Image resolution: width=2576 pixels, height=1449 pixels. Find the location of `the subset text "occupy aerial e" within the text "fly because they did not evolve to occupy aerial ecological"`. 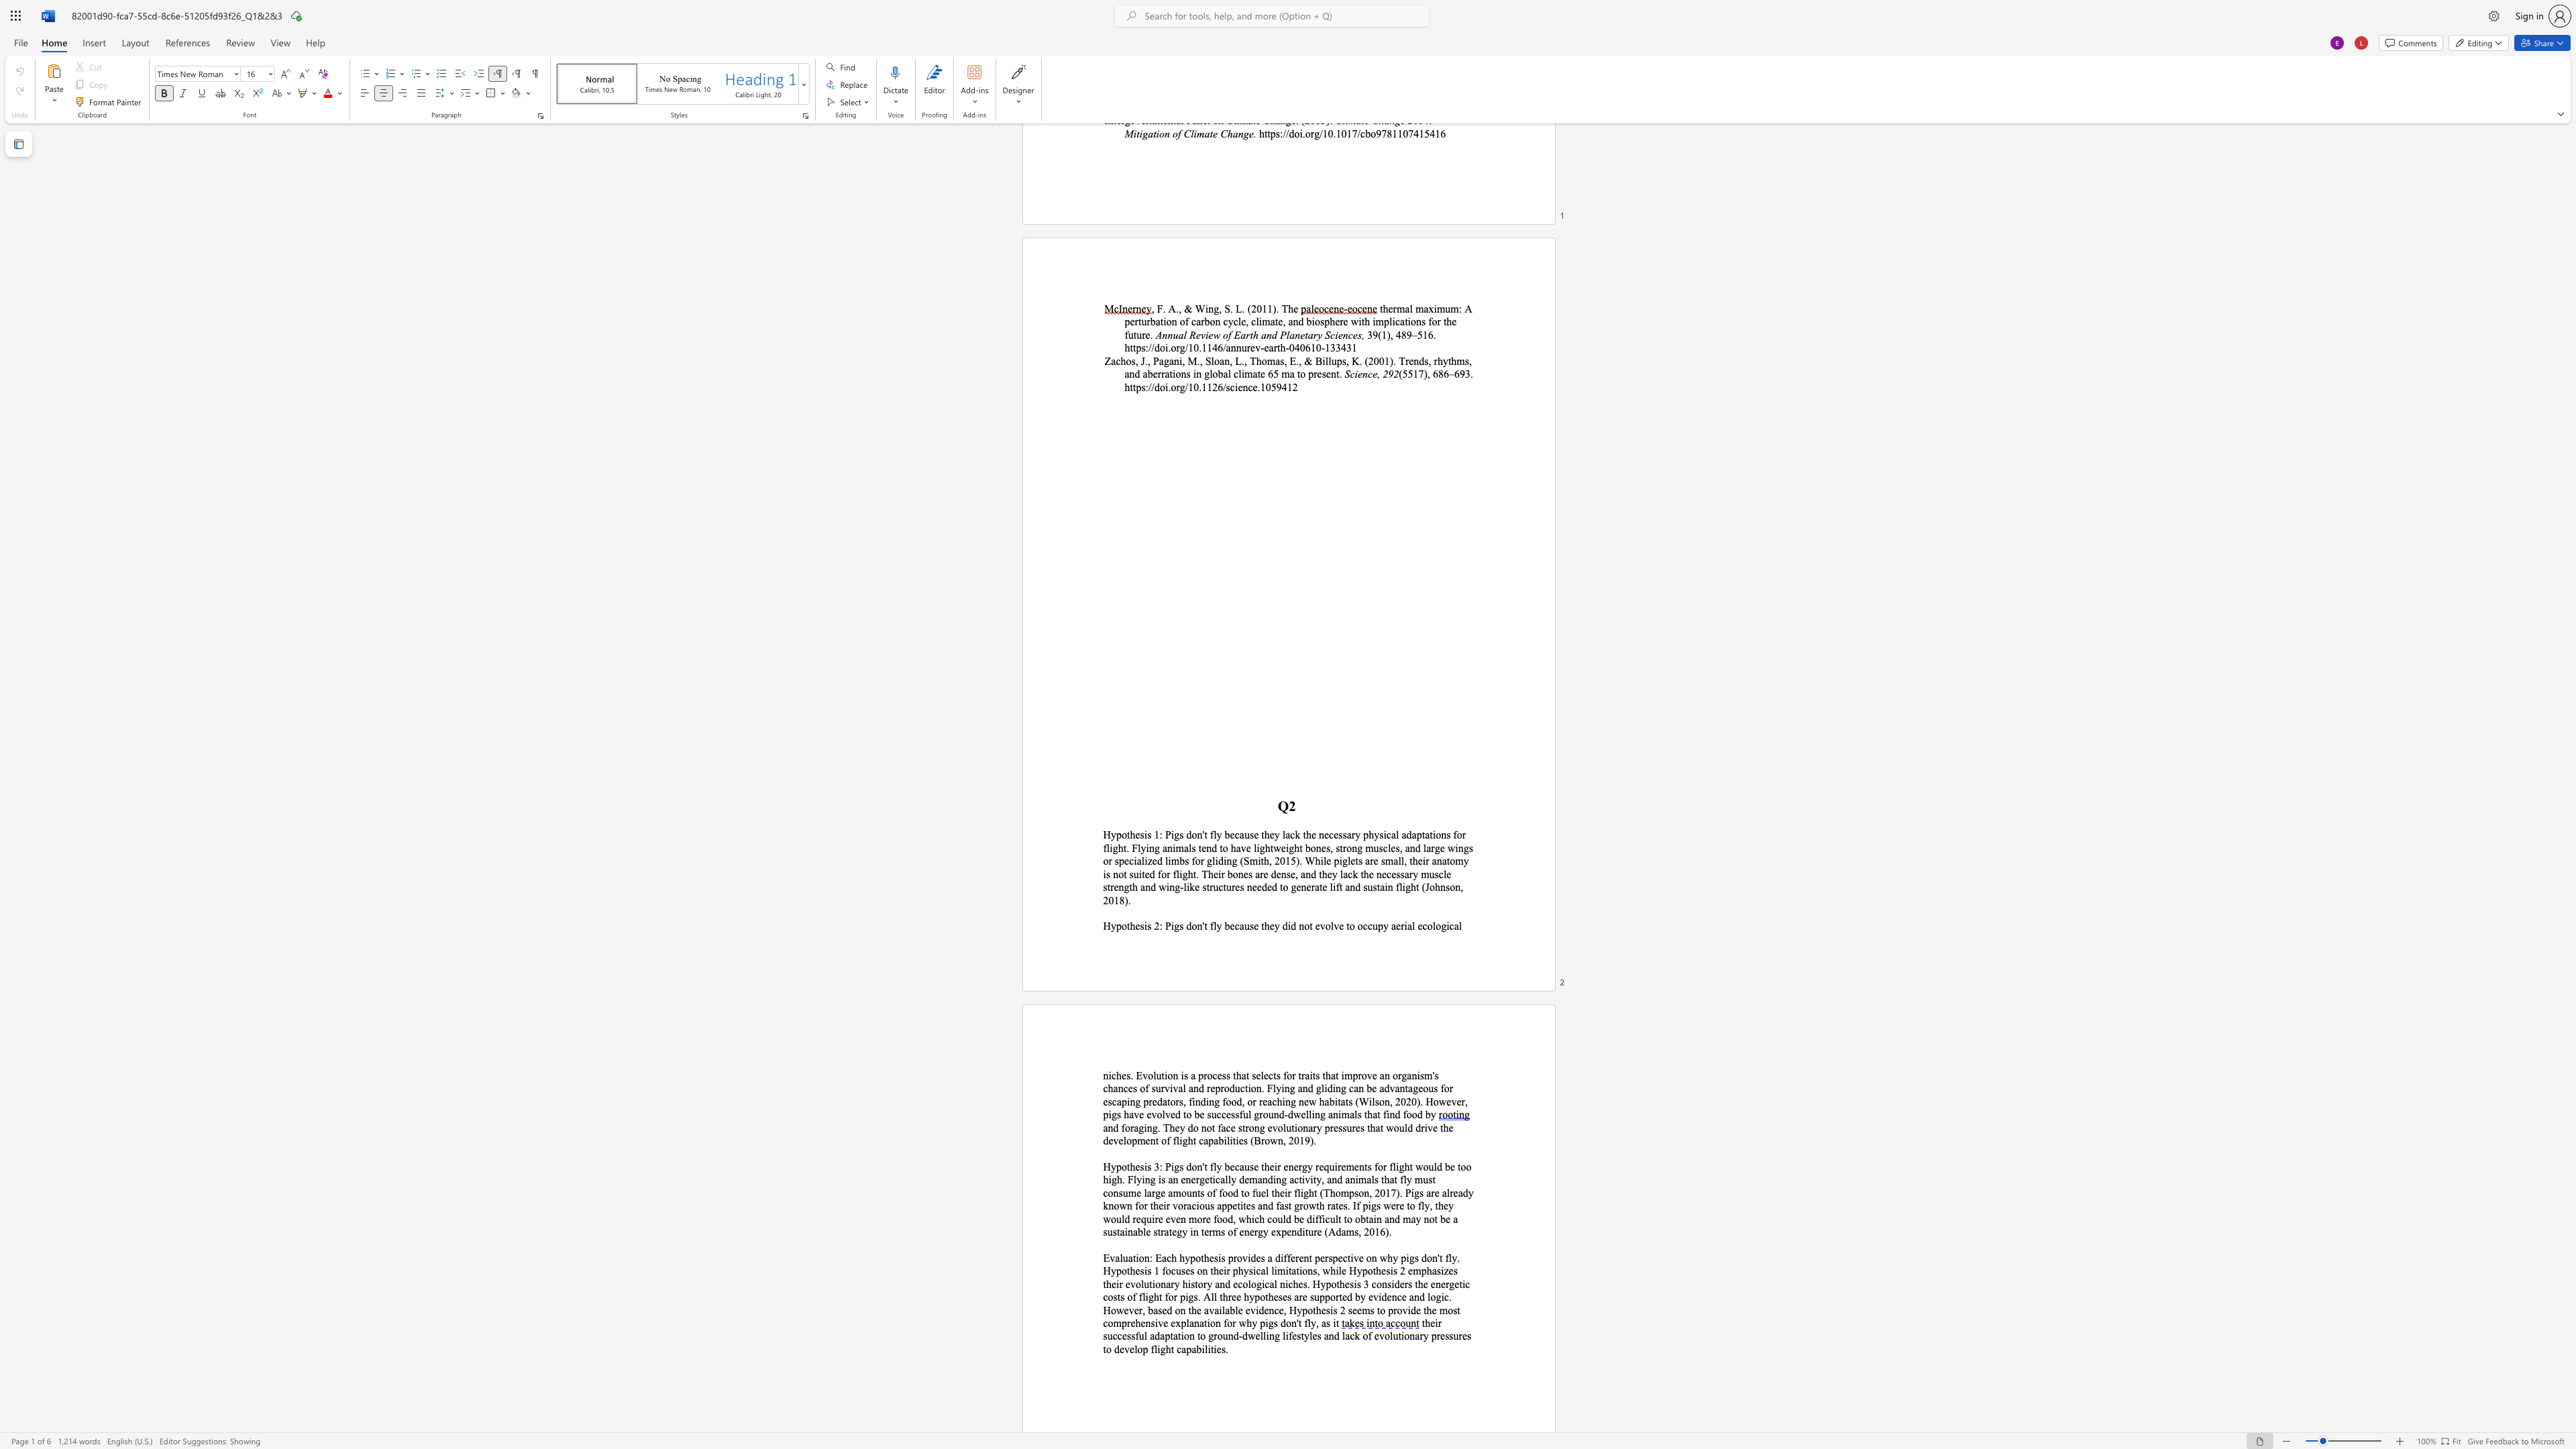

the subset text "occupy aerial e" within the text "fly because they did not evolve to occupy aerial ecological" is located at coordinates (1356, 924).